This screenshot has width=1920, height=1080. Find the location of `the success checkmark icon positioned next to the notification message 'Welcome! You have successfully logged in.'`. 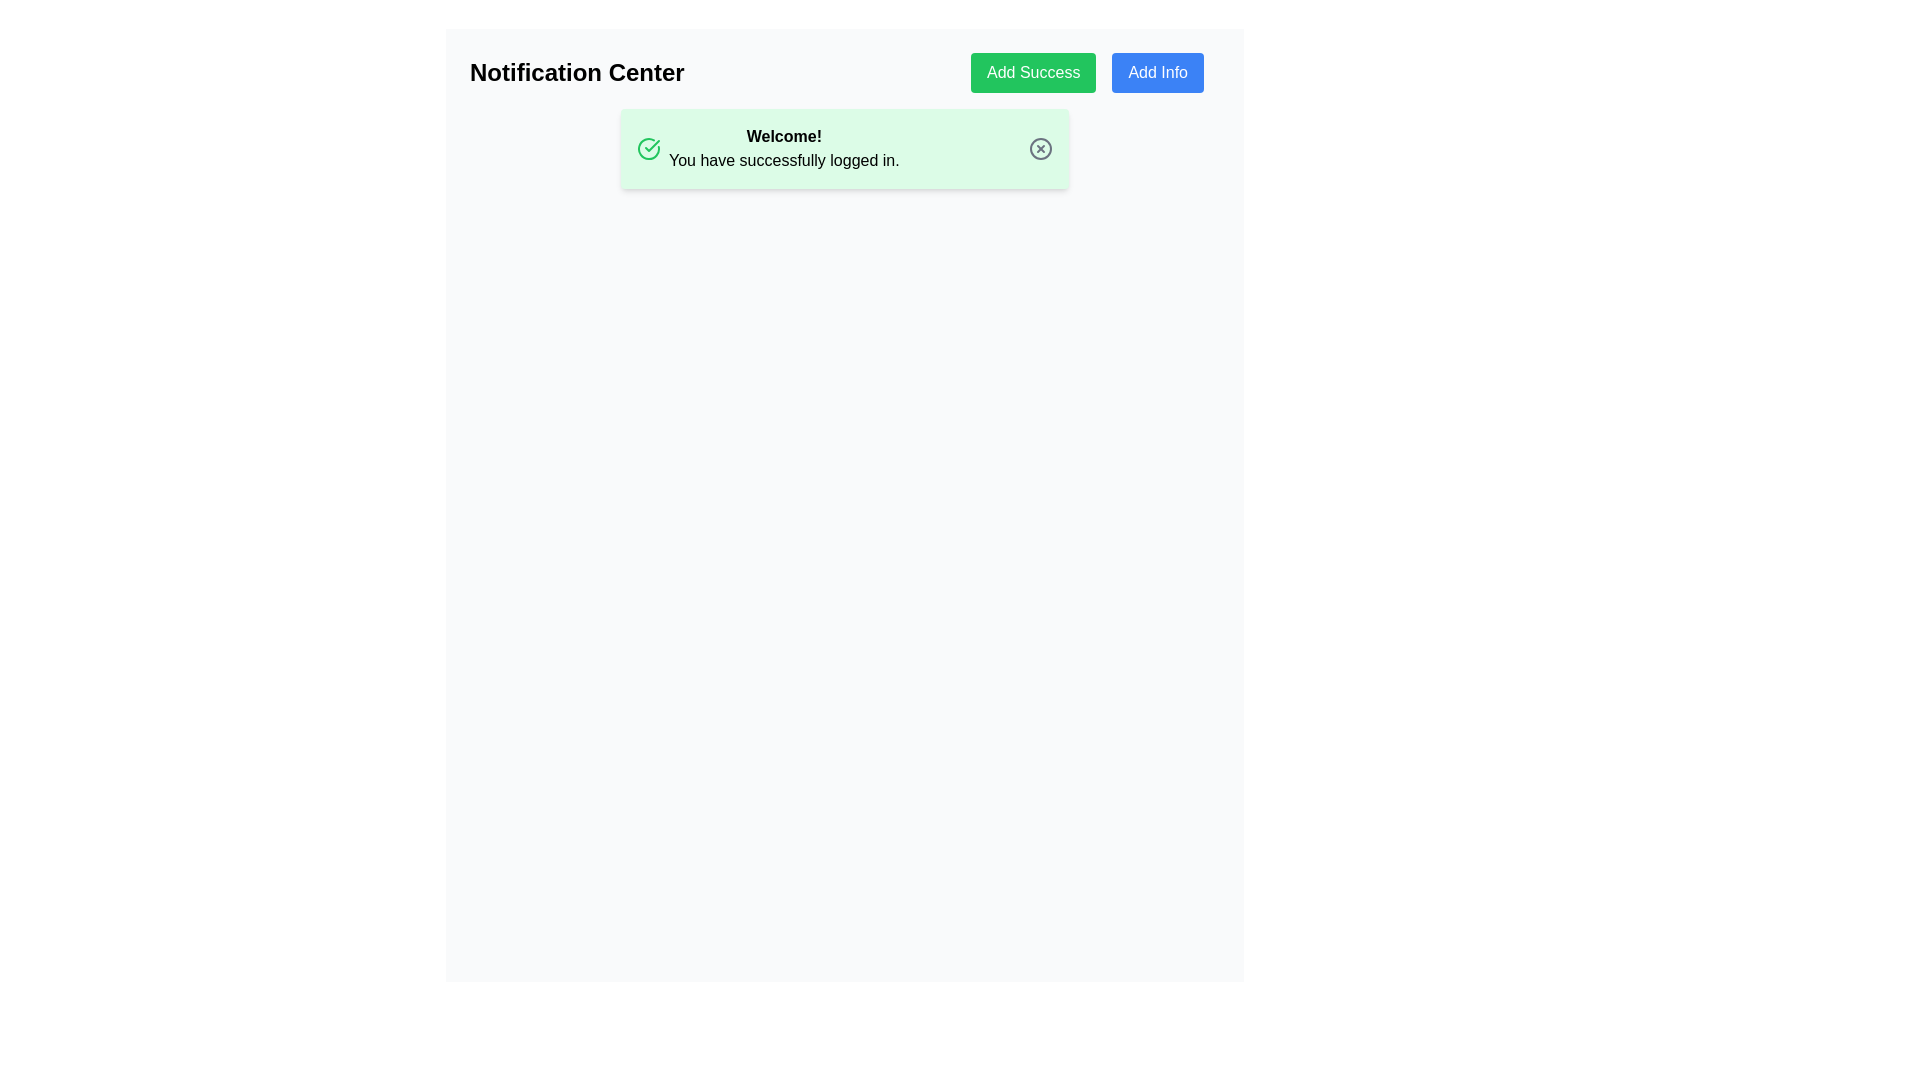

the success checkmark icon positioned next to the notification message 'Welcome! You have successfully logged in.' is located at coordinates (652, 145).